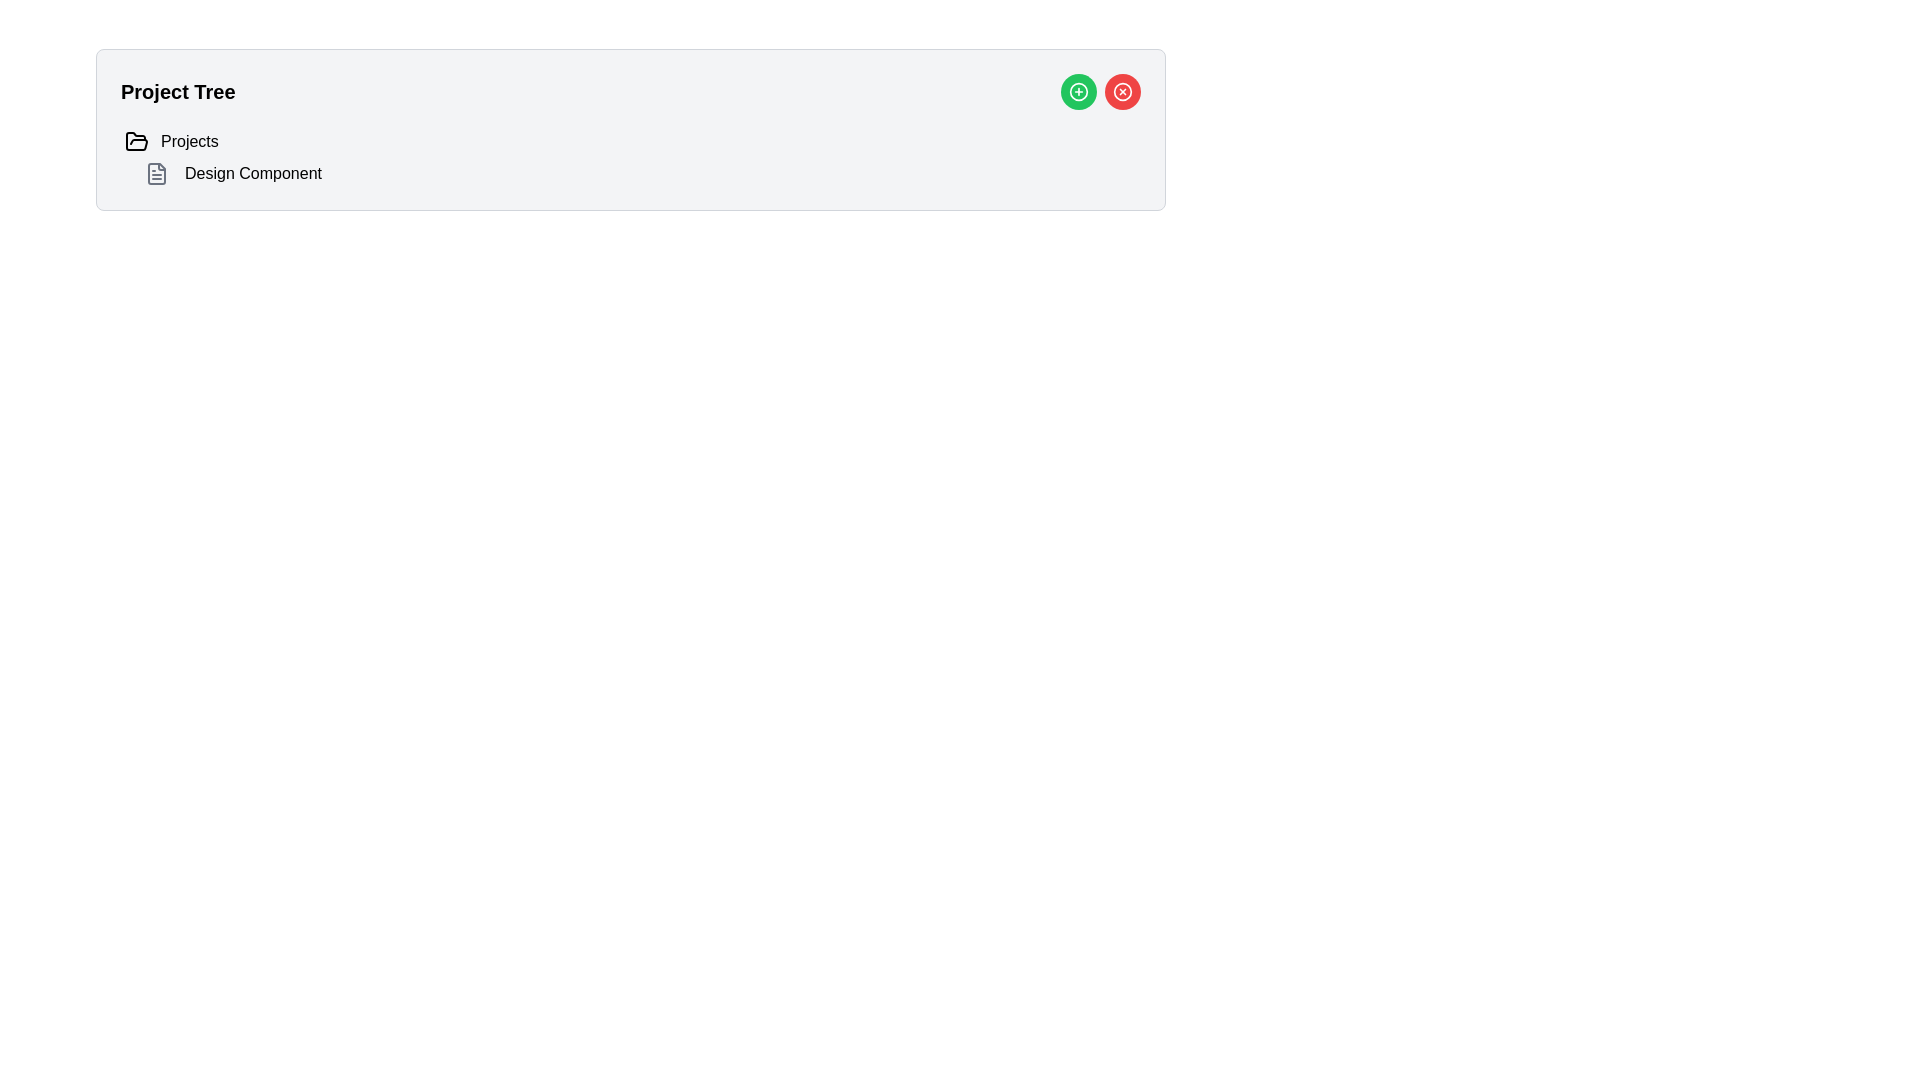 The height and width of the screenshot is (1080, 1920). Describe the element at coordinates (1123, 92) in the screenshot. I see `the circular component of the close icon located in the top-right corner of the panel, which features an overlapping cross mark` at that location.